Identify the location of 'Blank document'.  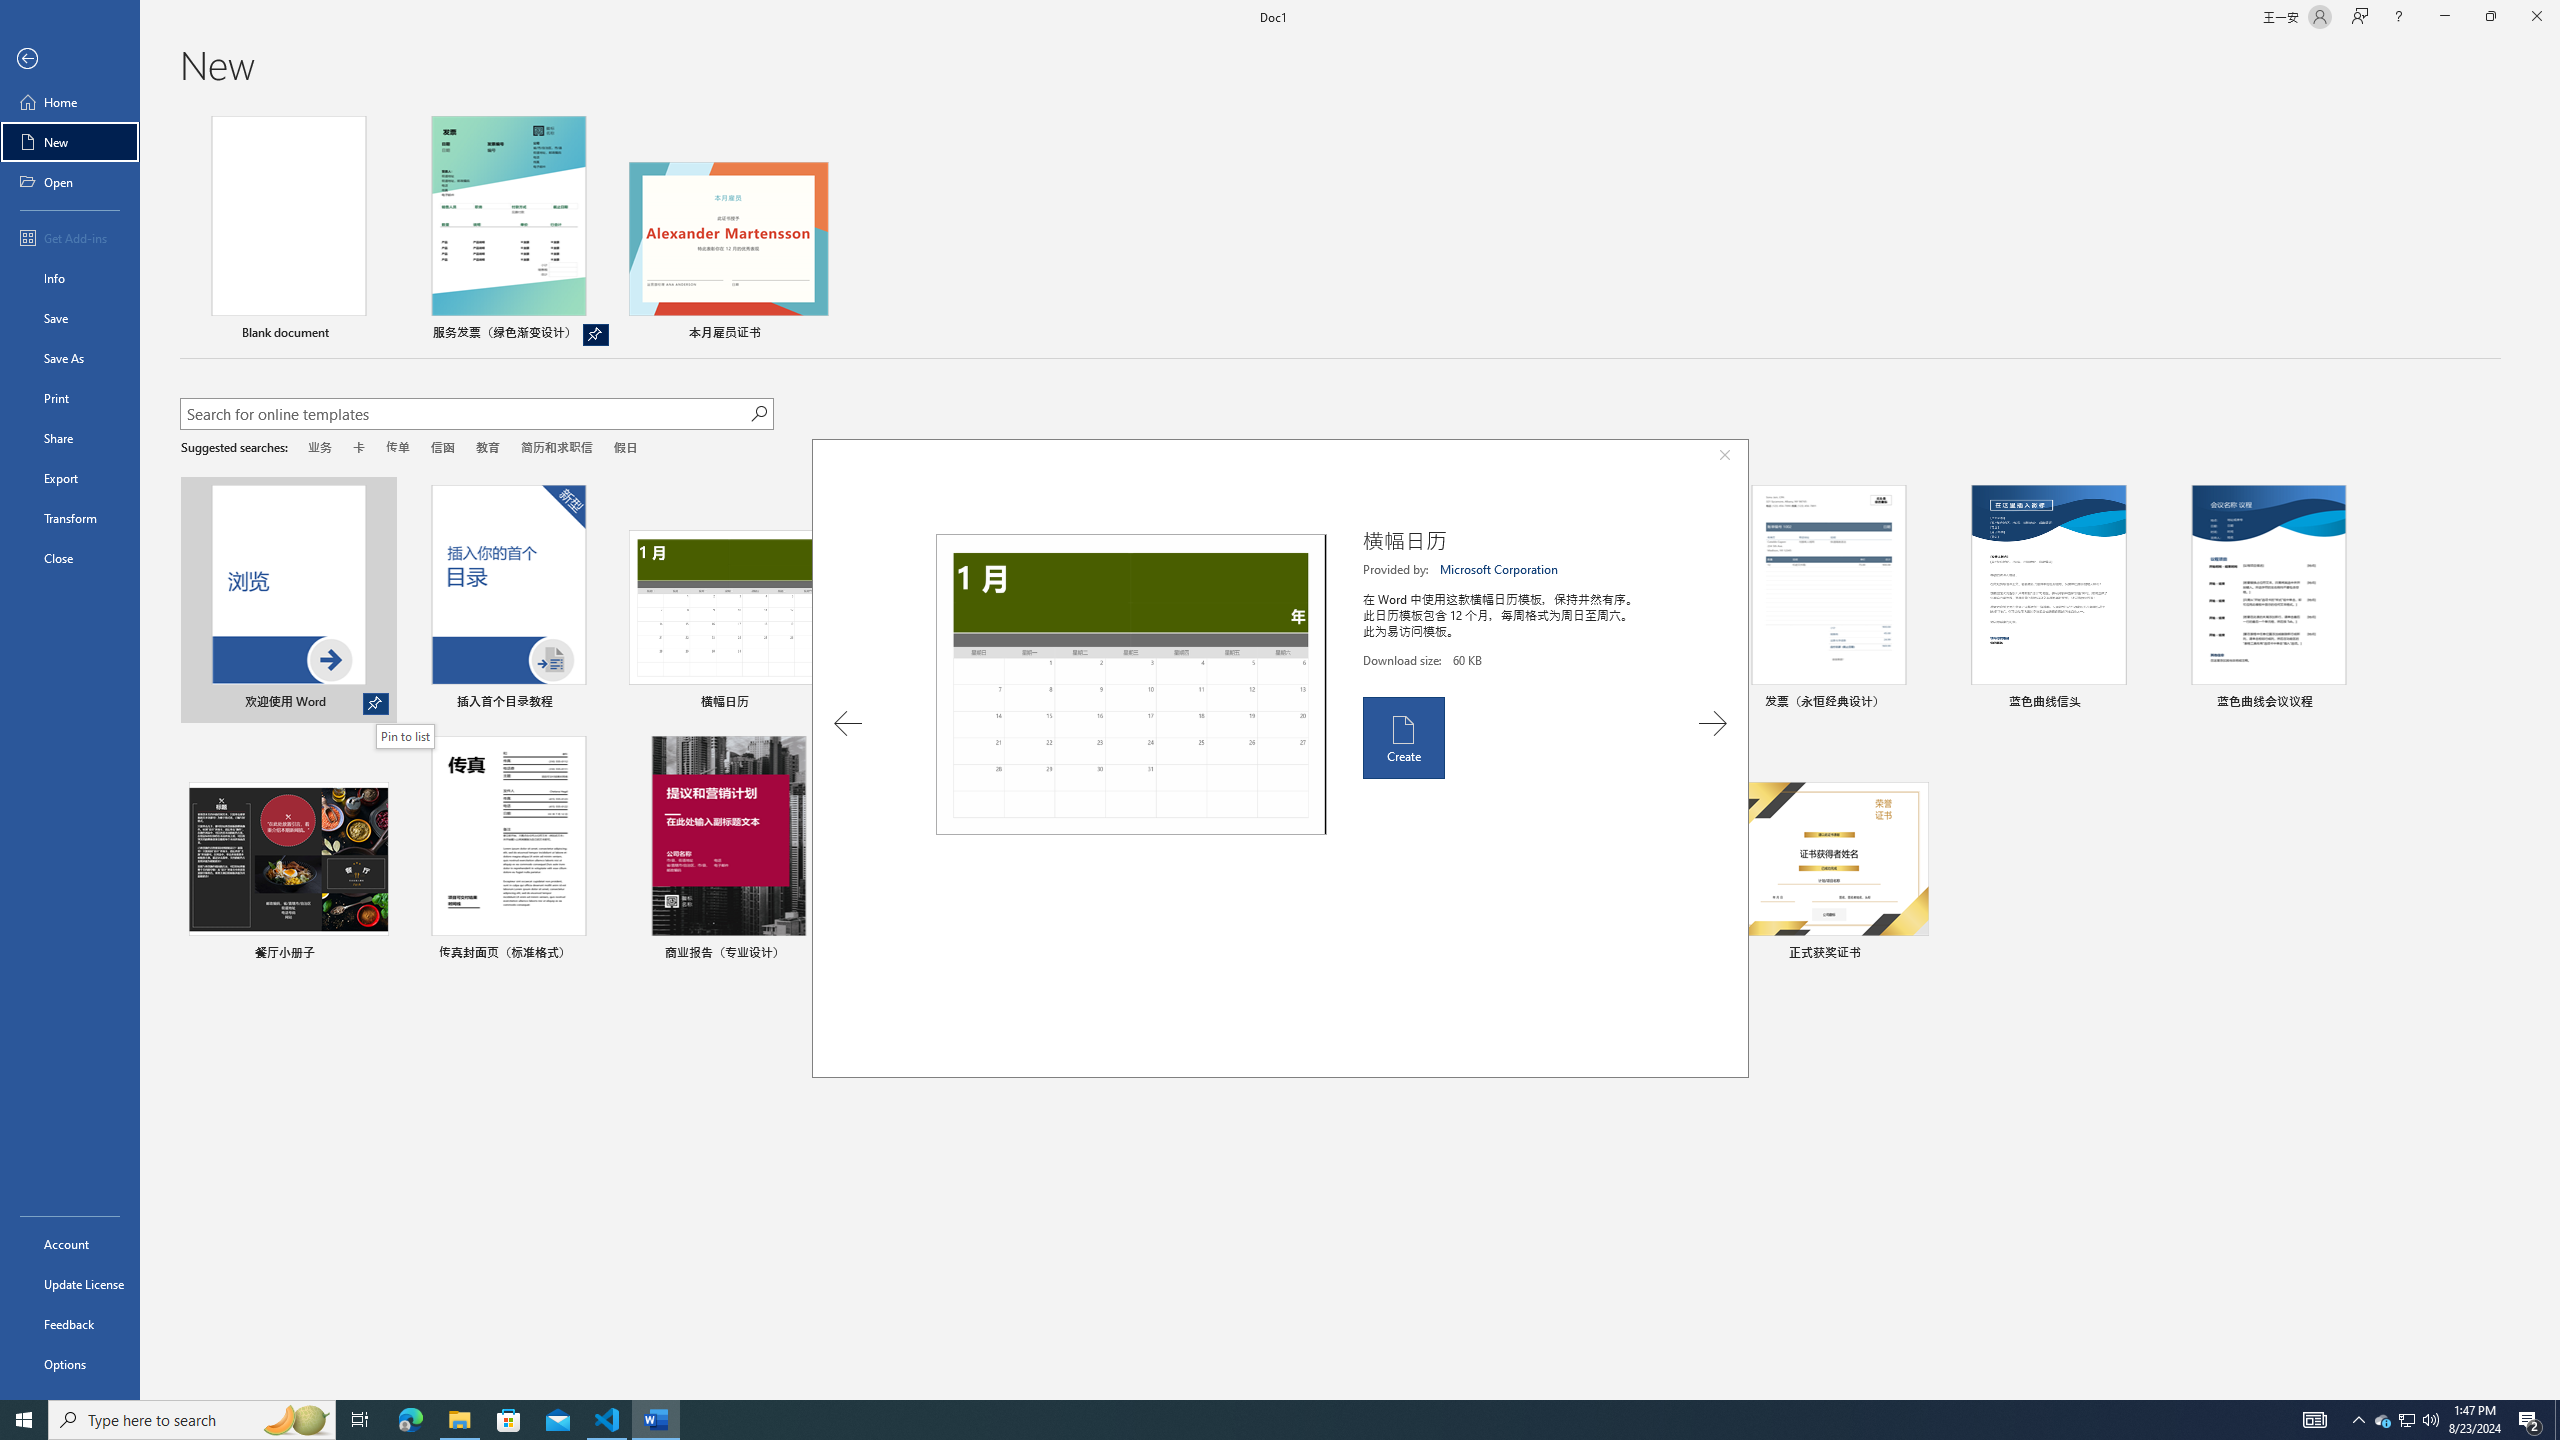
(289, 230).